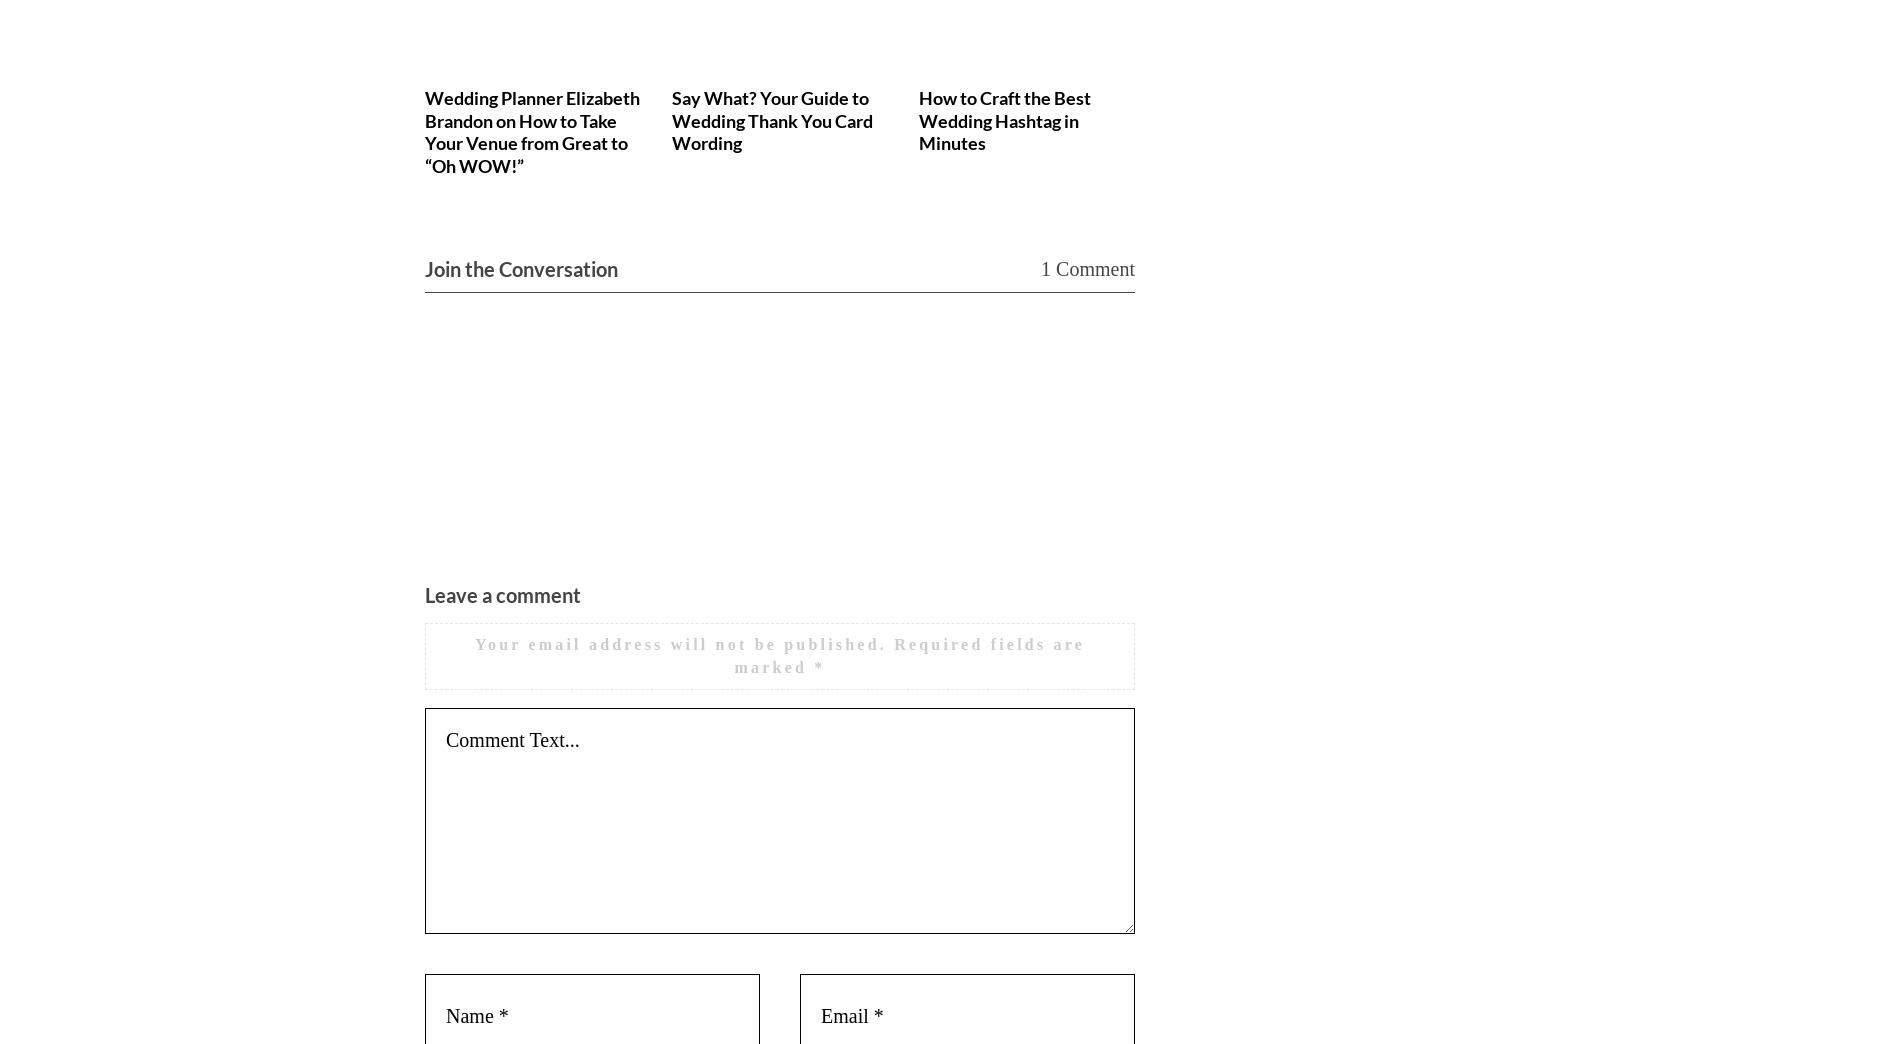 The image size is (1900, 1044). I want to click on 'Destination Weddings: The Best Sydney Wedding Venues', so click(1521, 120).